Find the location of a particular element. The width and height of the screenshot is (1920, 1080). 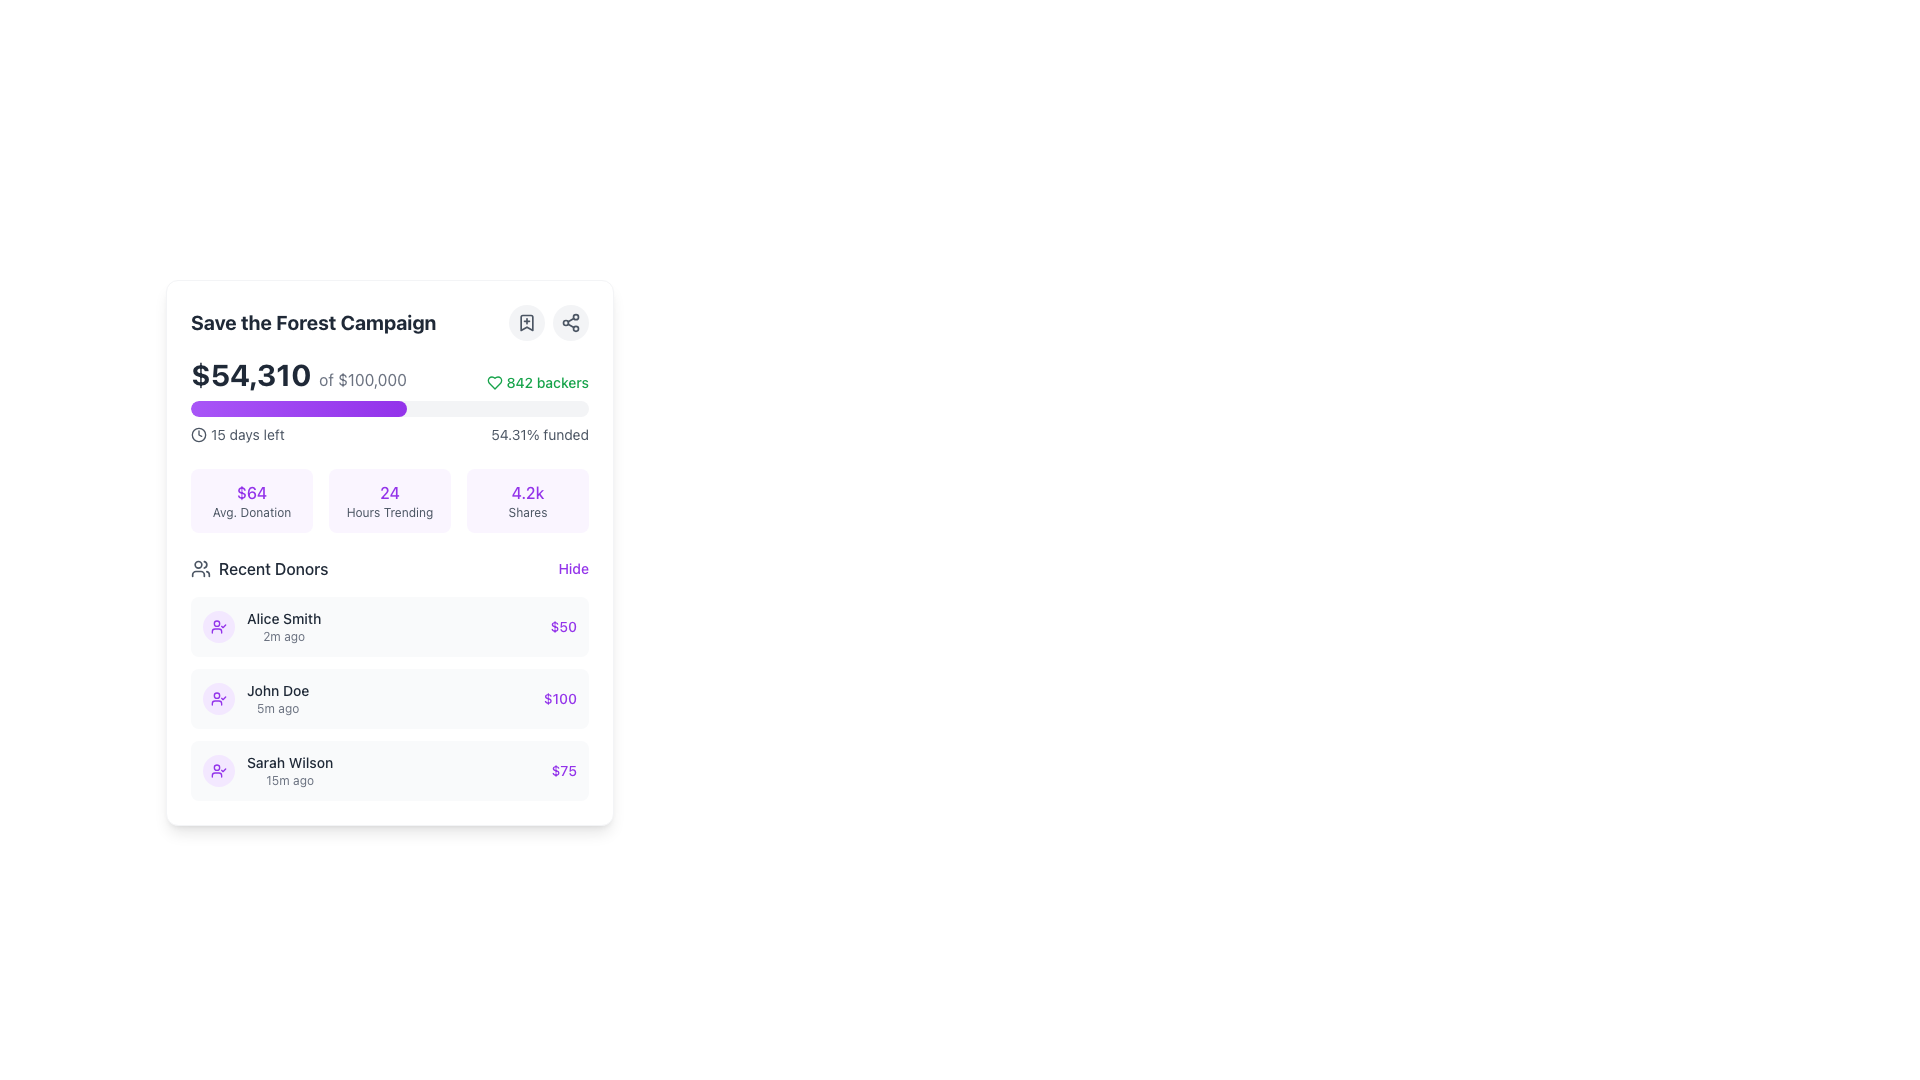

the Text label that indicates the section below it contains information about recent donors, located in the middle-left area of the card-like section, immediately to the right of a user group icon is located at coordinates (272, 569).